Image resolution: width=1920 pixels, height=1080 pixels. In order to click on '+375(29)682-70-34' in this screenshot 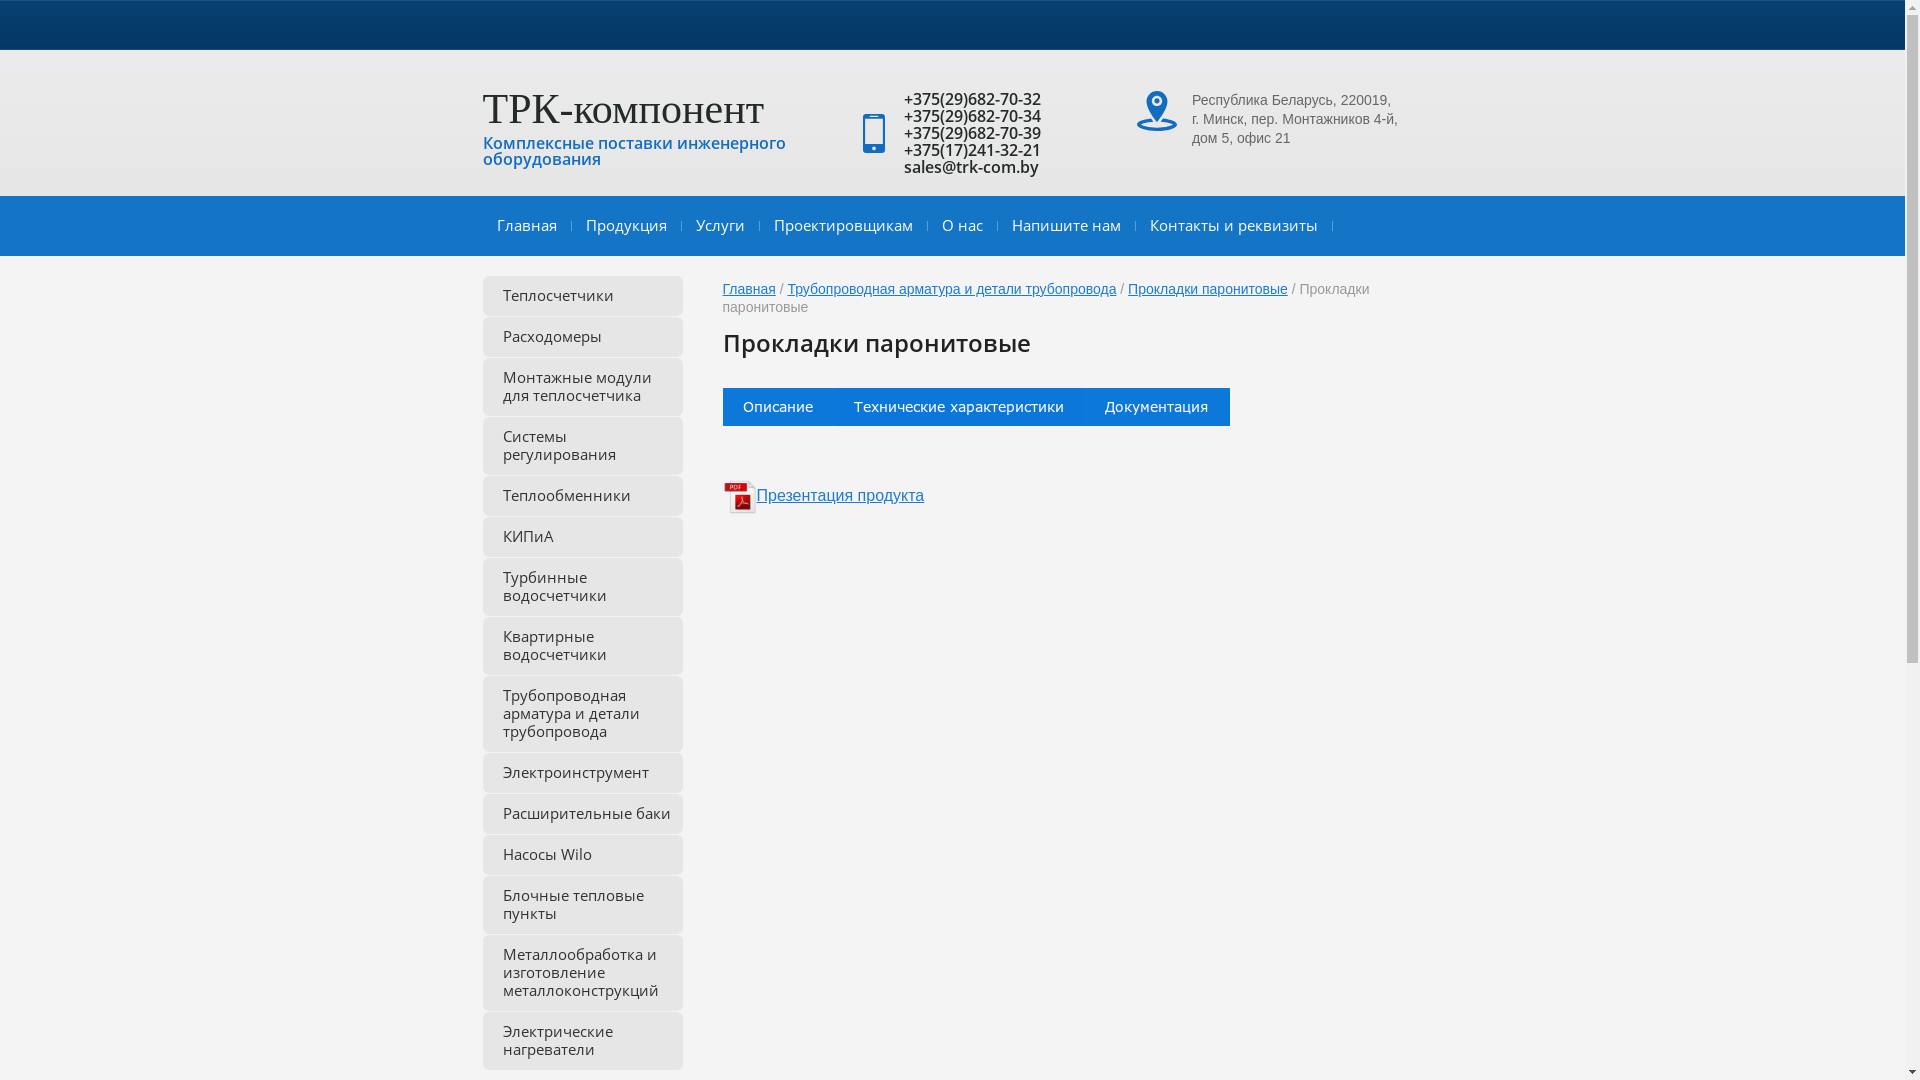, I will do `click(972, 115)`.